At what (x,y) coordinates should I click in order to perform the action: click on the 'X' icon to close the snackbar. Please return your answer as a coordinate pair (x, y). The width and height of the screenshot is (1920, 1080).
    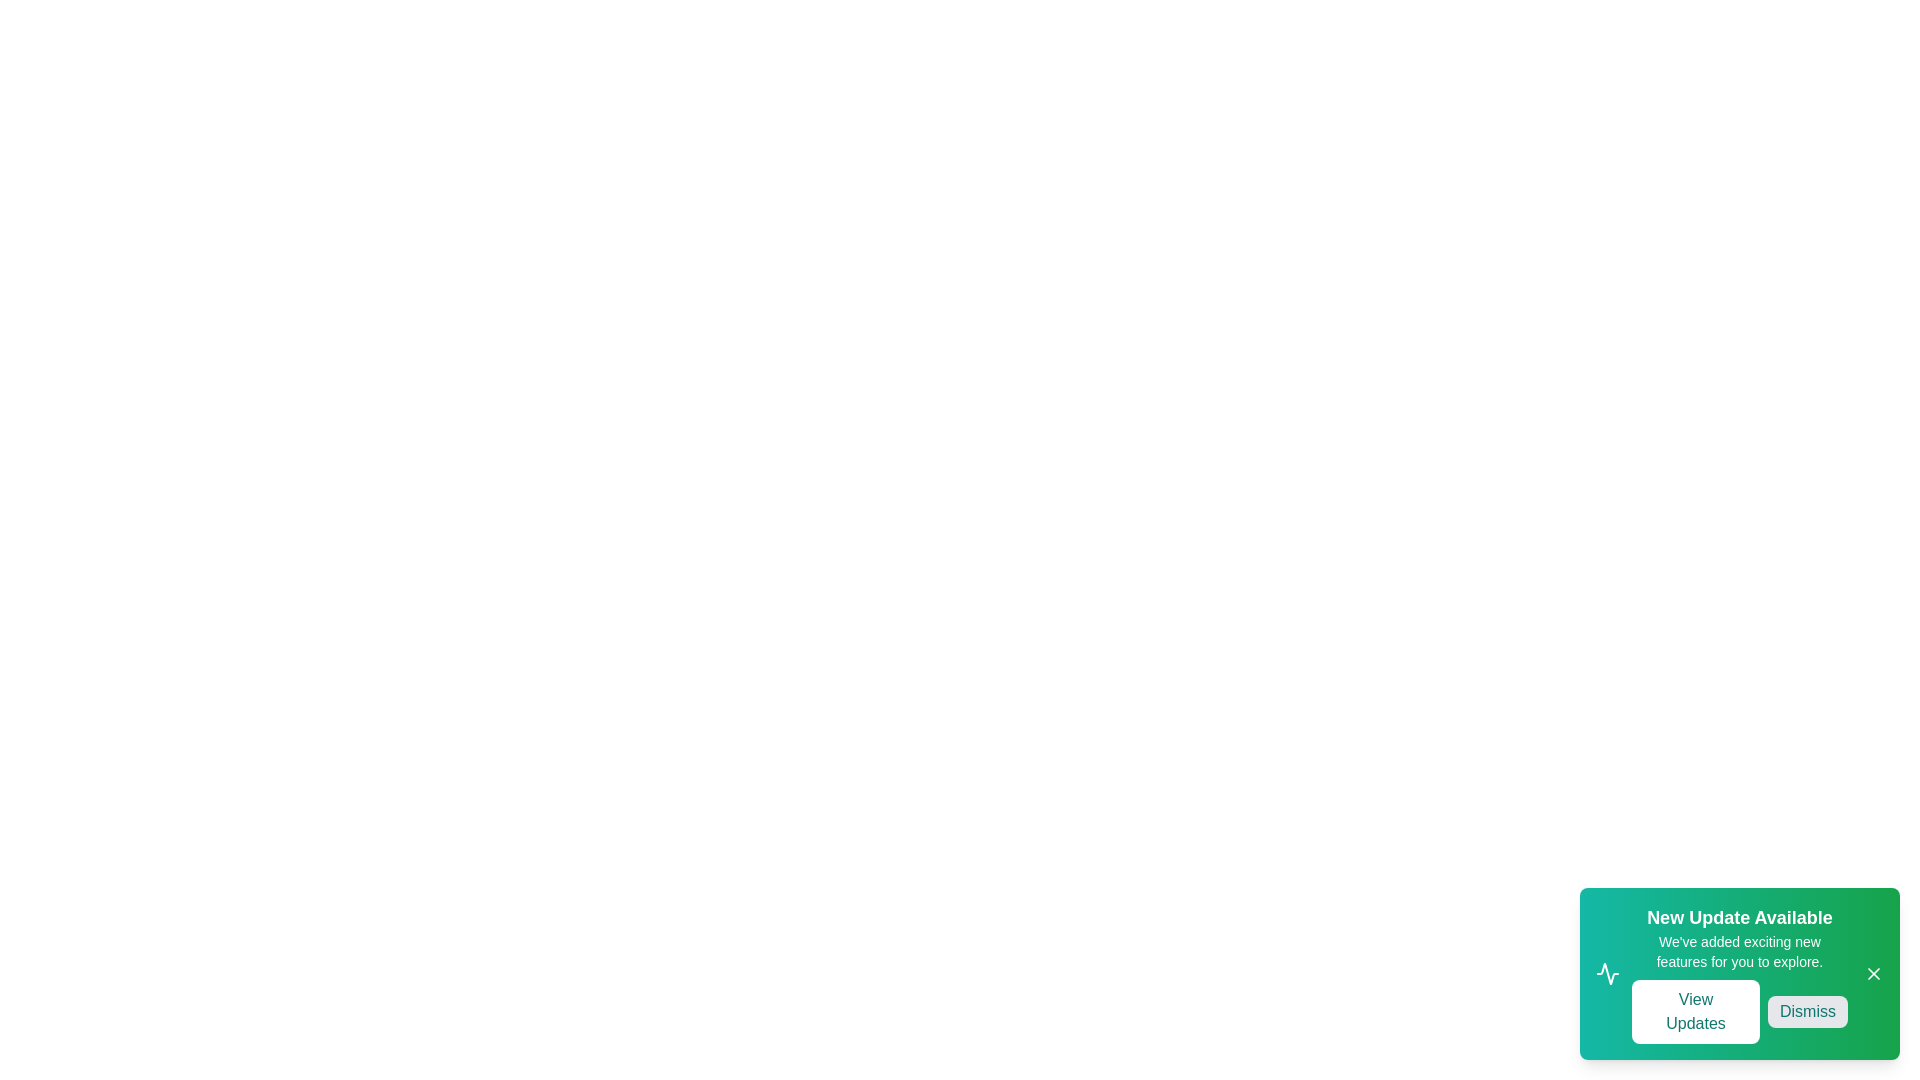
    Looking at the image, I should click on (1872, 973).